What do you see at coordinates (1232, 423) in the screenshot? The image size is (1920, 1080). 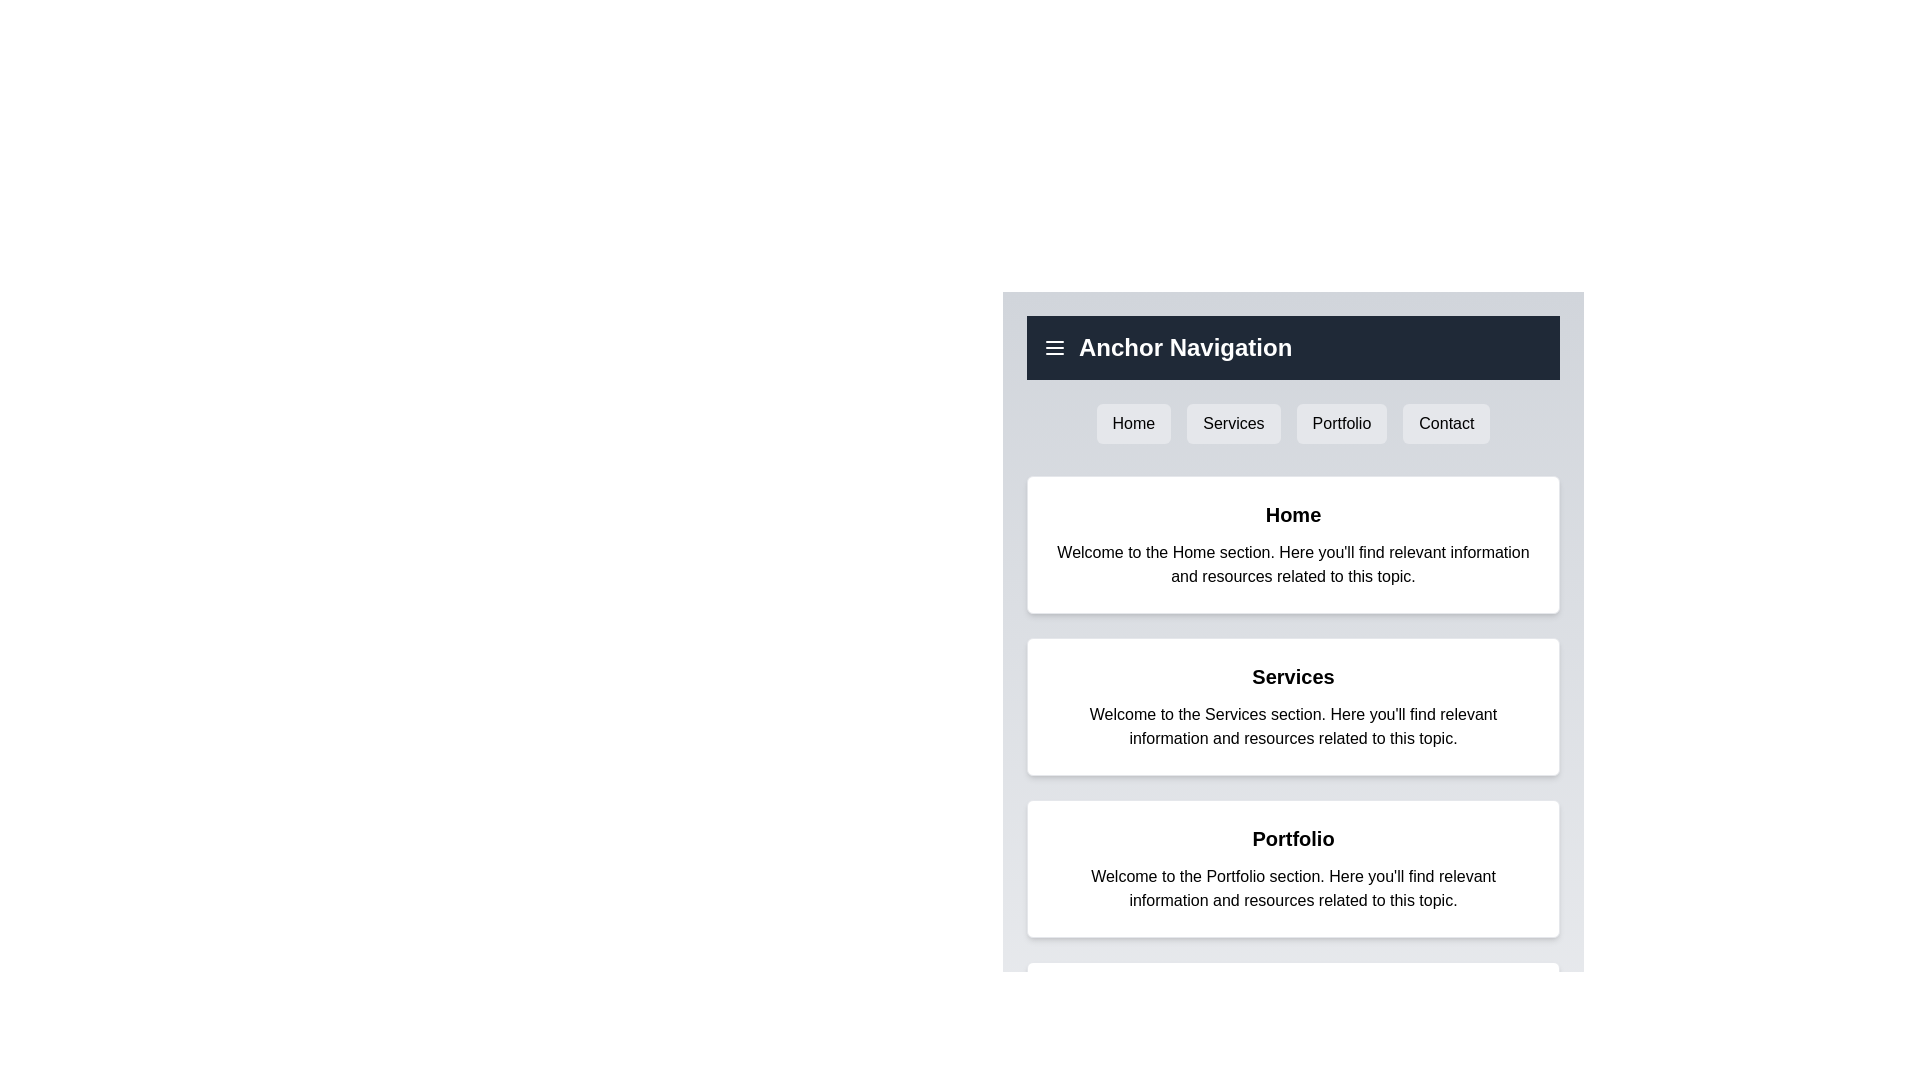 I see `the 'Services' button, which is the second button from the left in the navigation bar` at bounding box center [1232, 423].